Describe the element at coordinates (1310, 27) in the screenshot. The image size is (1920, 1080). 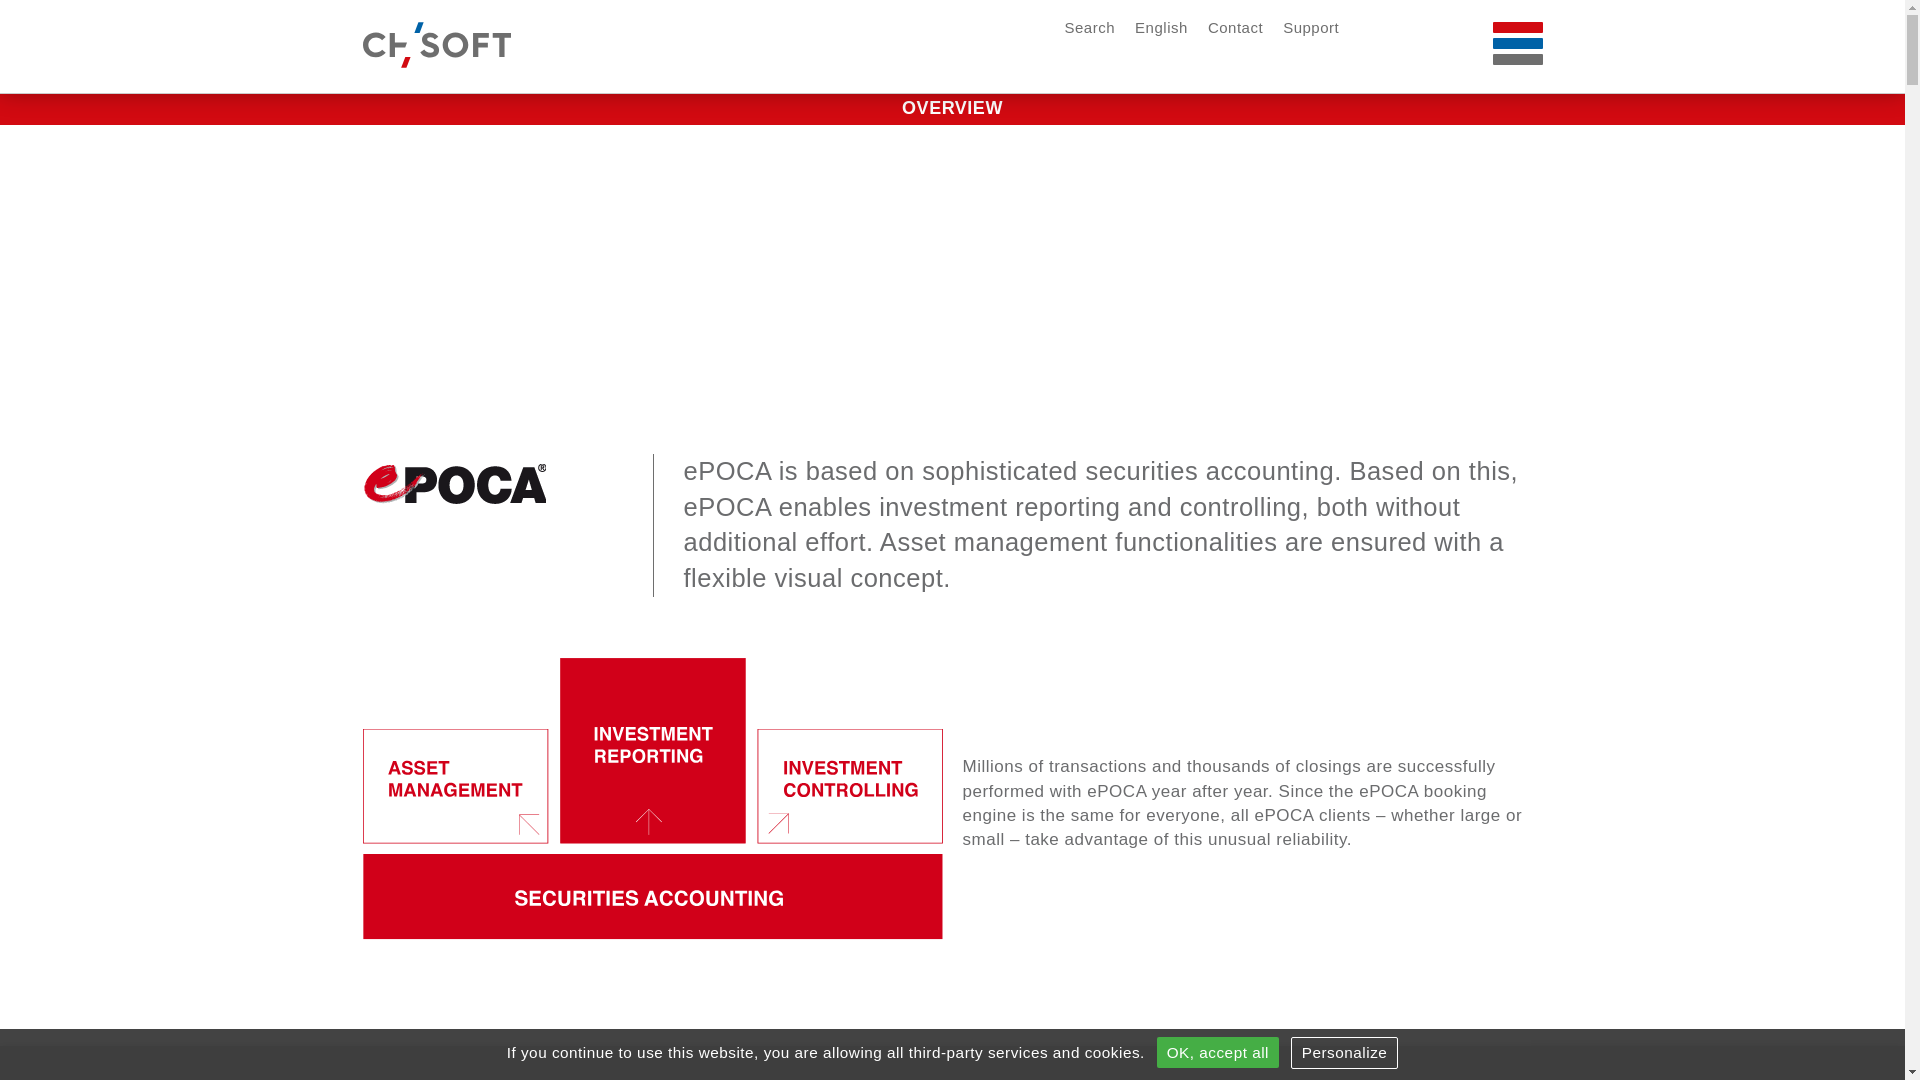
I see `'Support'` at that location.